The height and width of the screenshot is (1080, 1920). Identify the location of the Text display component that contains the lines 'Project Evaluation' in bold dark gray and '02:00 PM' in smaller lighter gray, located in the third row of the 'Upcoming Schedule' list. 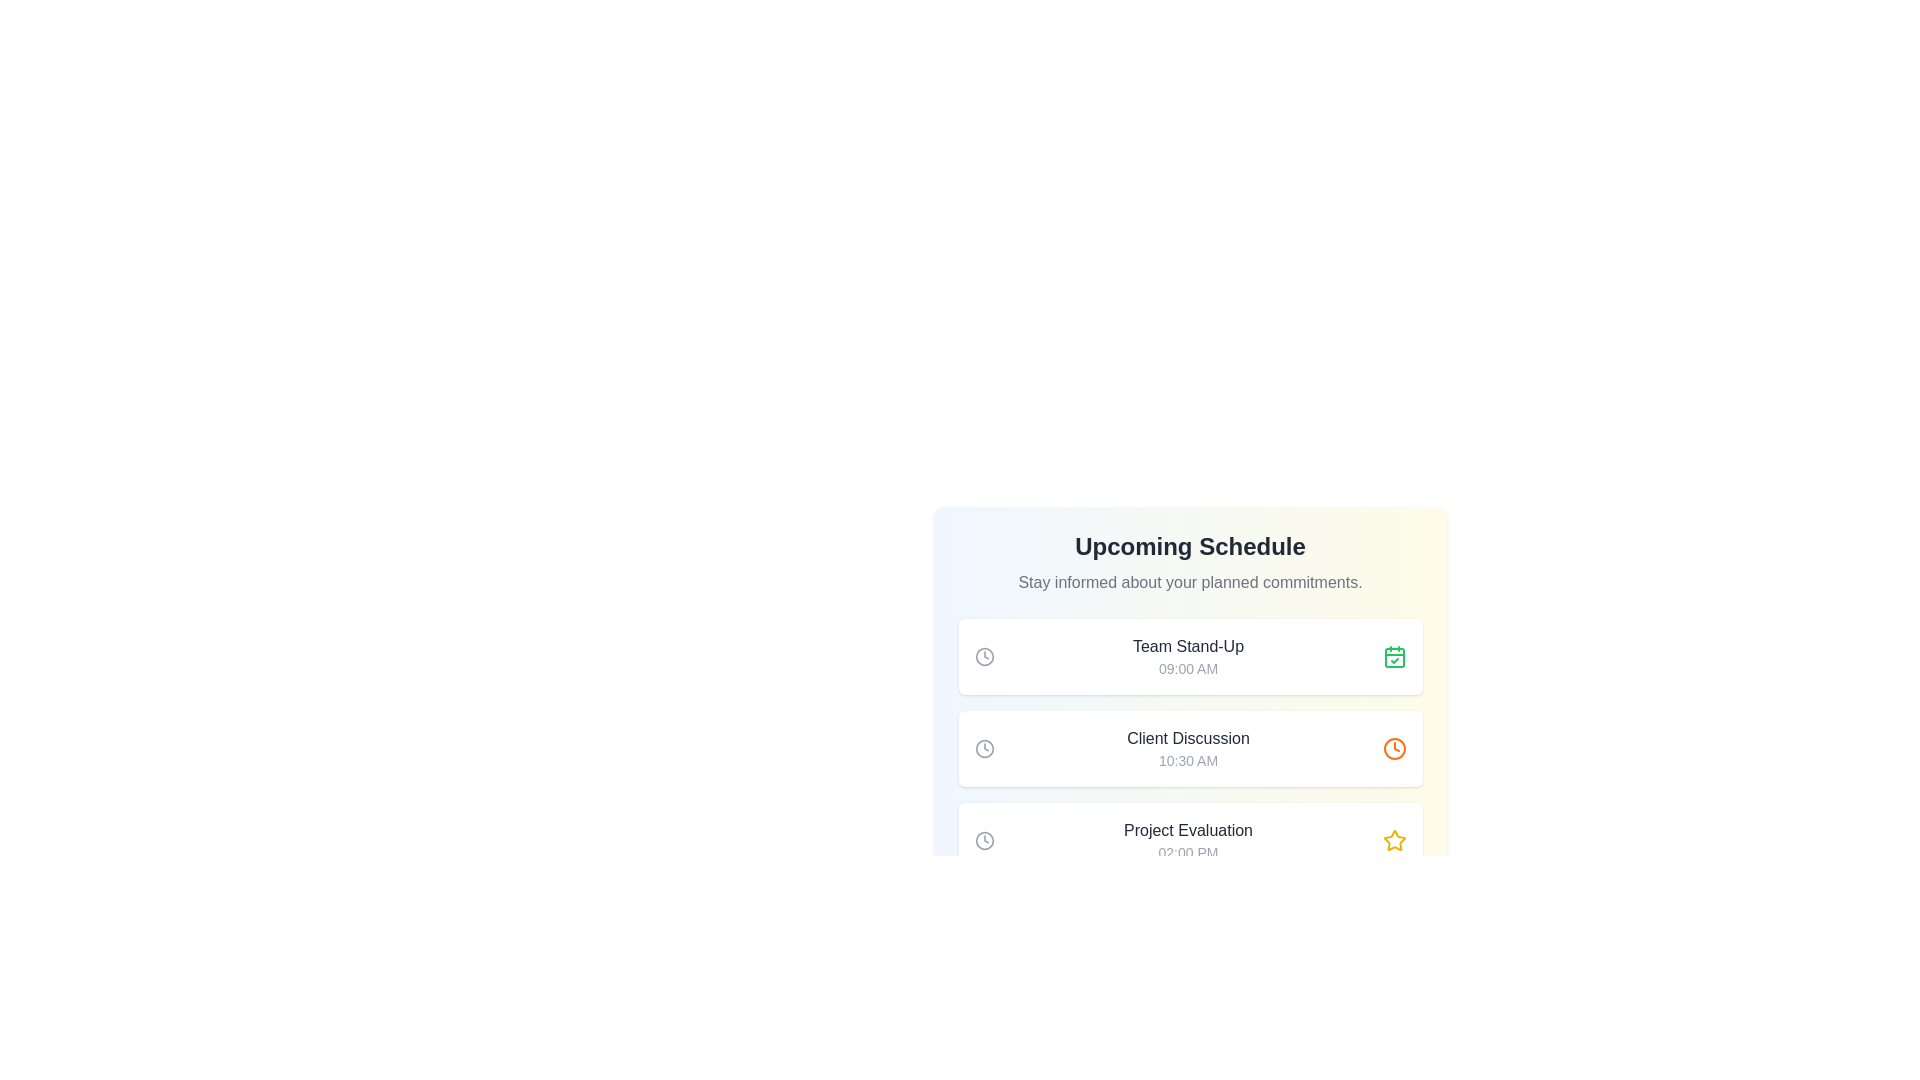
(1188, 840).